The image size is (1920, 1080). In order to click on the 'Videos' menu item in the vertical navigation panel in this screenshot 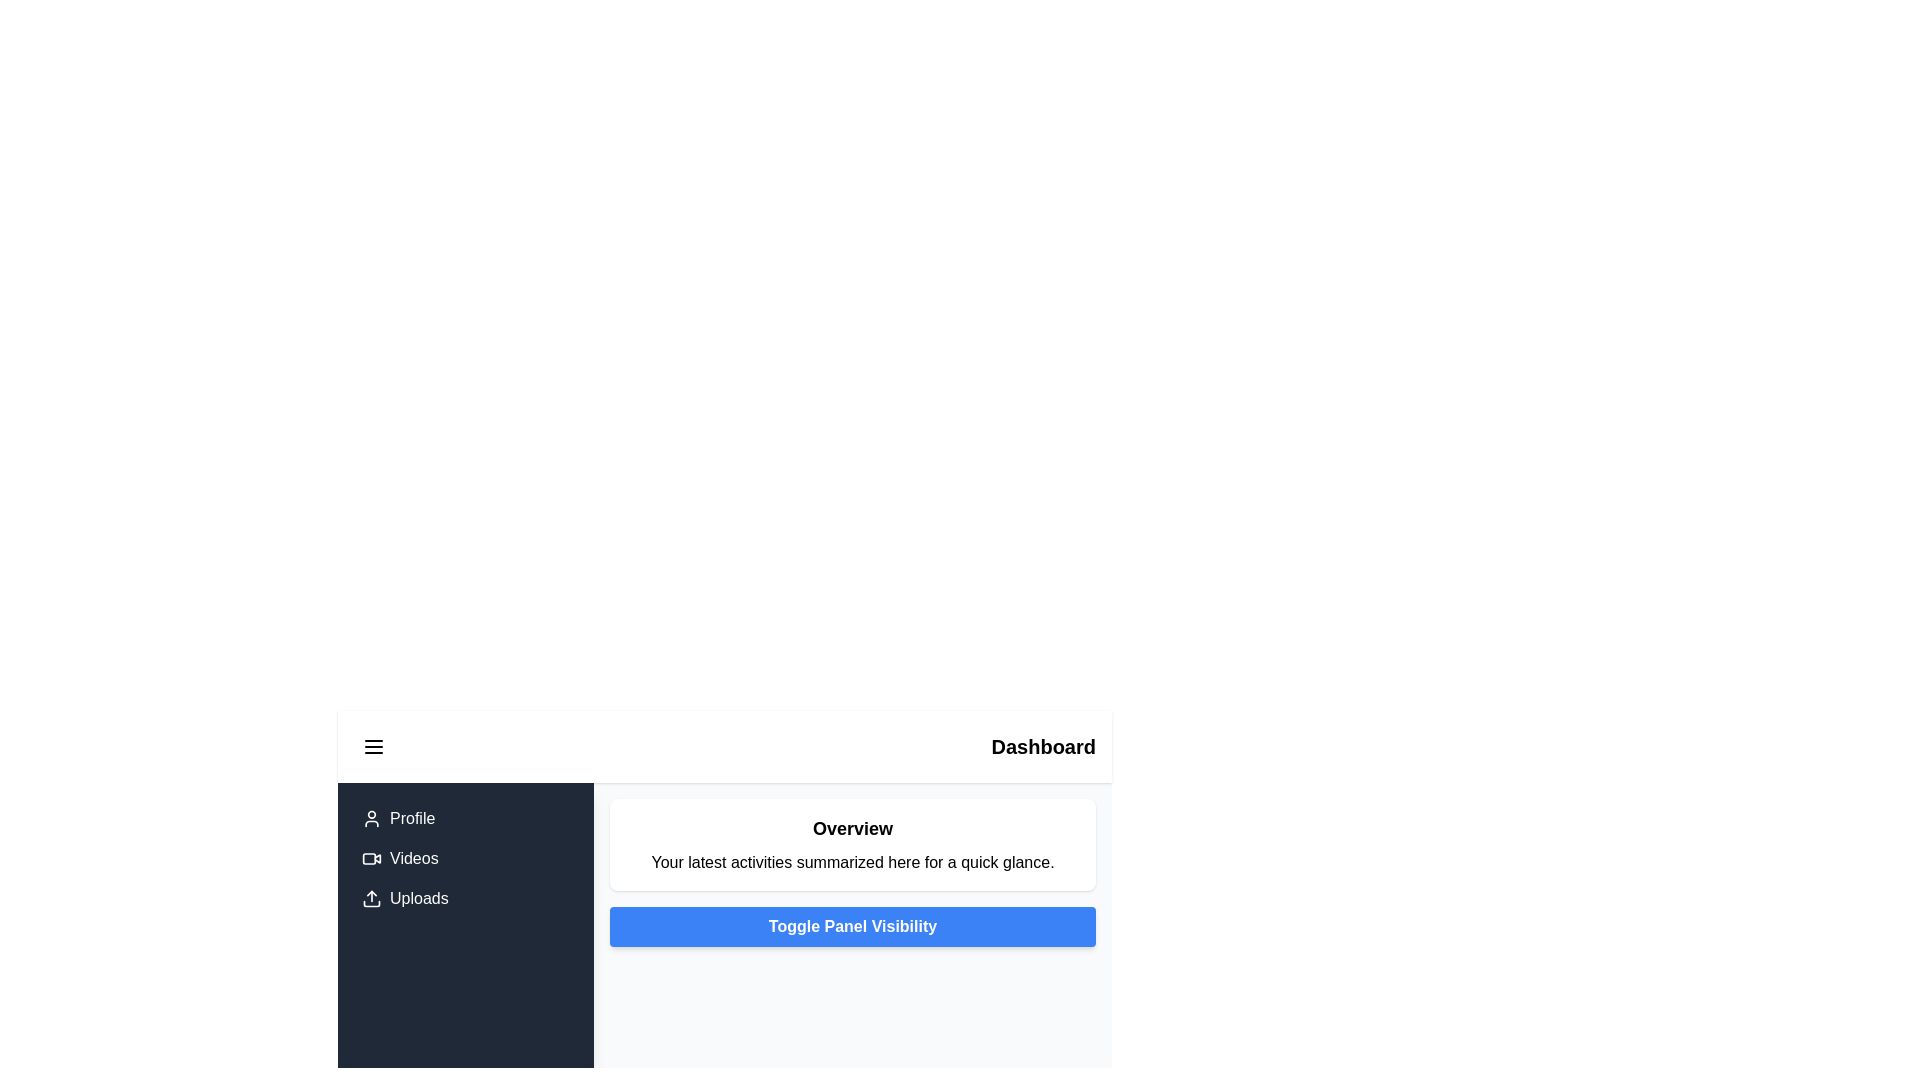, I will do `click(464, 858)`.